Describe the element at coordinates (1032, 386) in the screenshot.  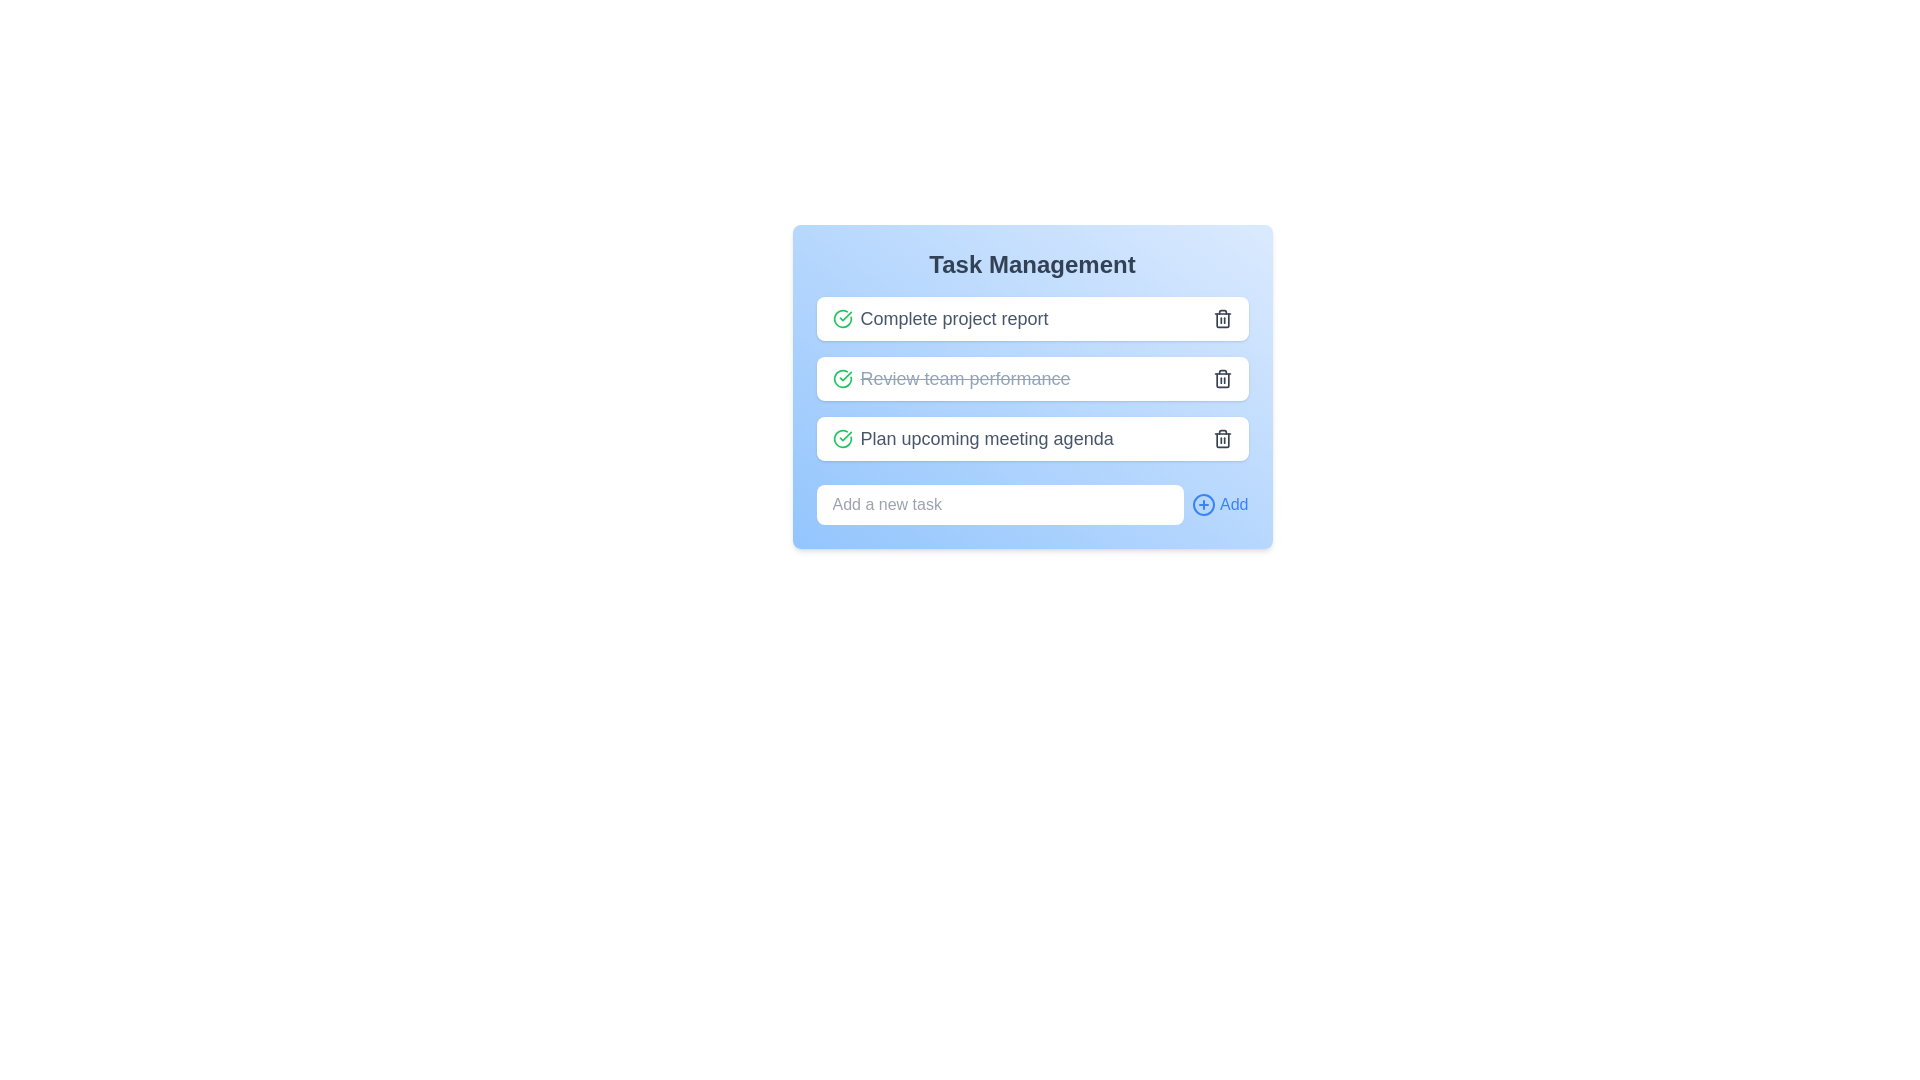
I see `the checkbox of the second task item in the to-do list to mark it as completed` at that location.